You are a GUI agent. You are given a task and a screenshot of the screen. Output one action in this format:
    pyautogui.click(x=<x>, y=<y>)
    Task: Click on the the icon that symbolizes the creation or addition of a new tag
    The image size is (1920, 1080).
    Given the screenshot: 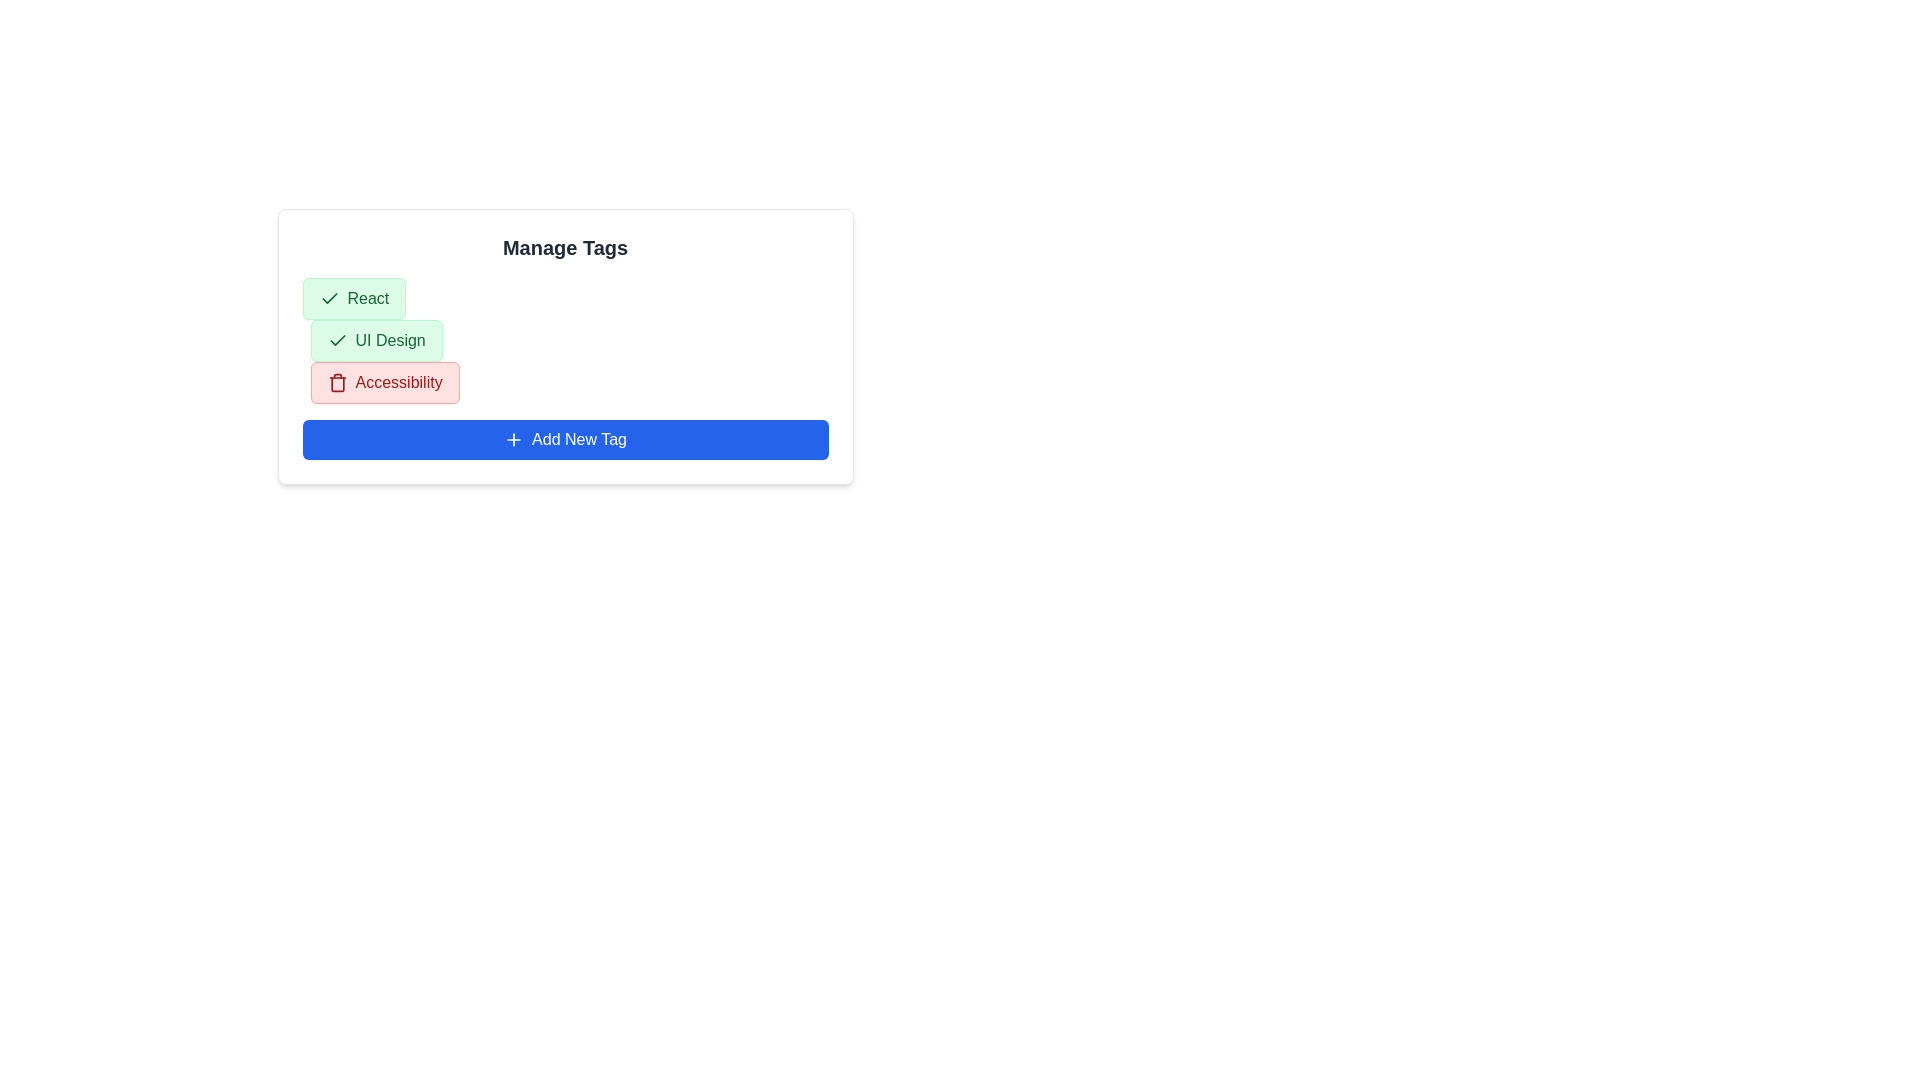 What is the action you would take?
    pyautogui.click(x=513, y=438)
    